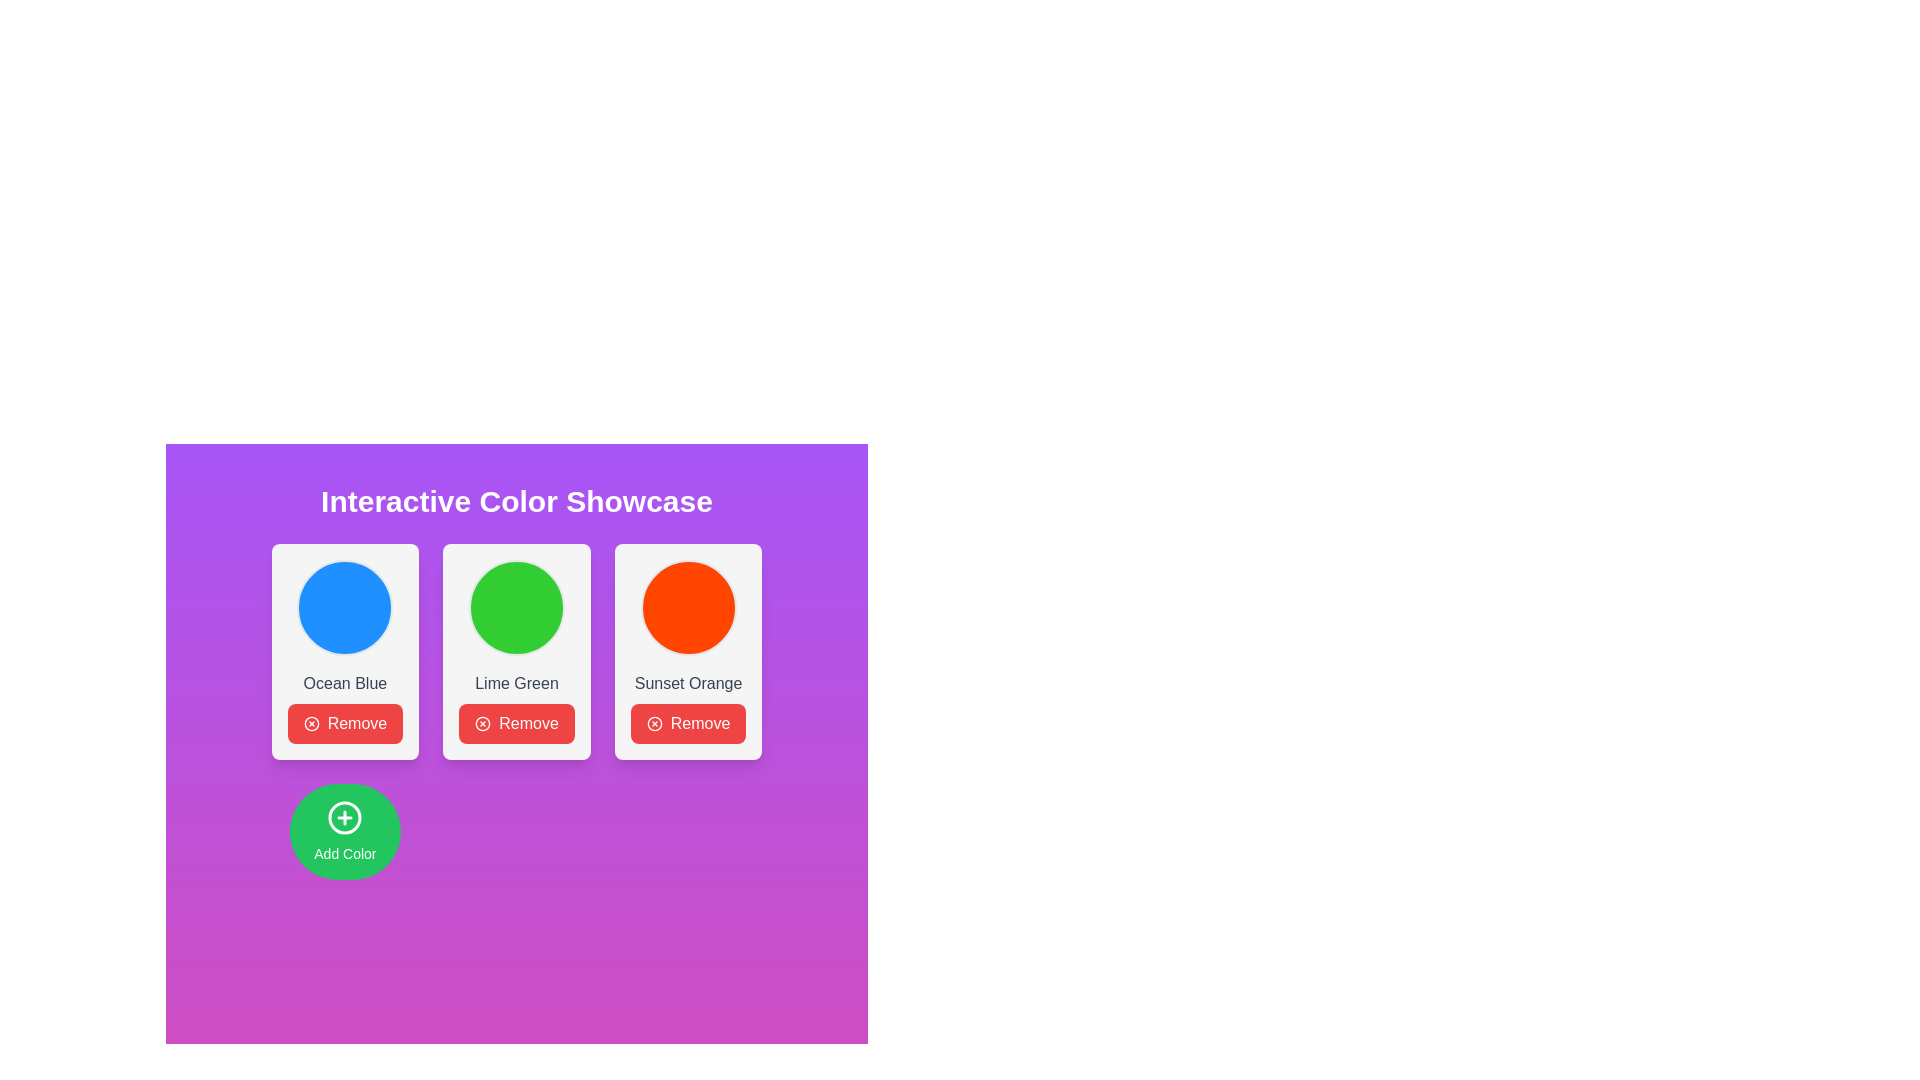 The image size is (1920, 1080). Describe the element at coordinates (517, 711) in the screenshot. I see `the 'Remove' button with a red background and white text, located beneath the green circular item labeled 'Lime Green'` at that location.